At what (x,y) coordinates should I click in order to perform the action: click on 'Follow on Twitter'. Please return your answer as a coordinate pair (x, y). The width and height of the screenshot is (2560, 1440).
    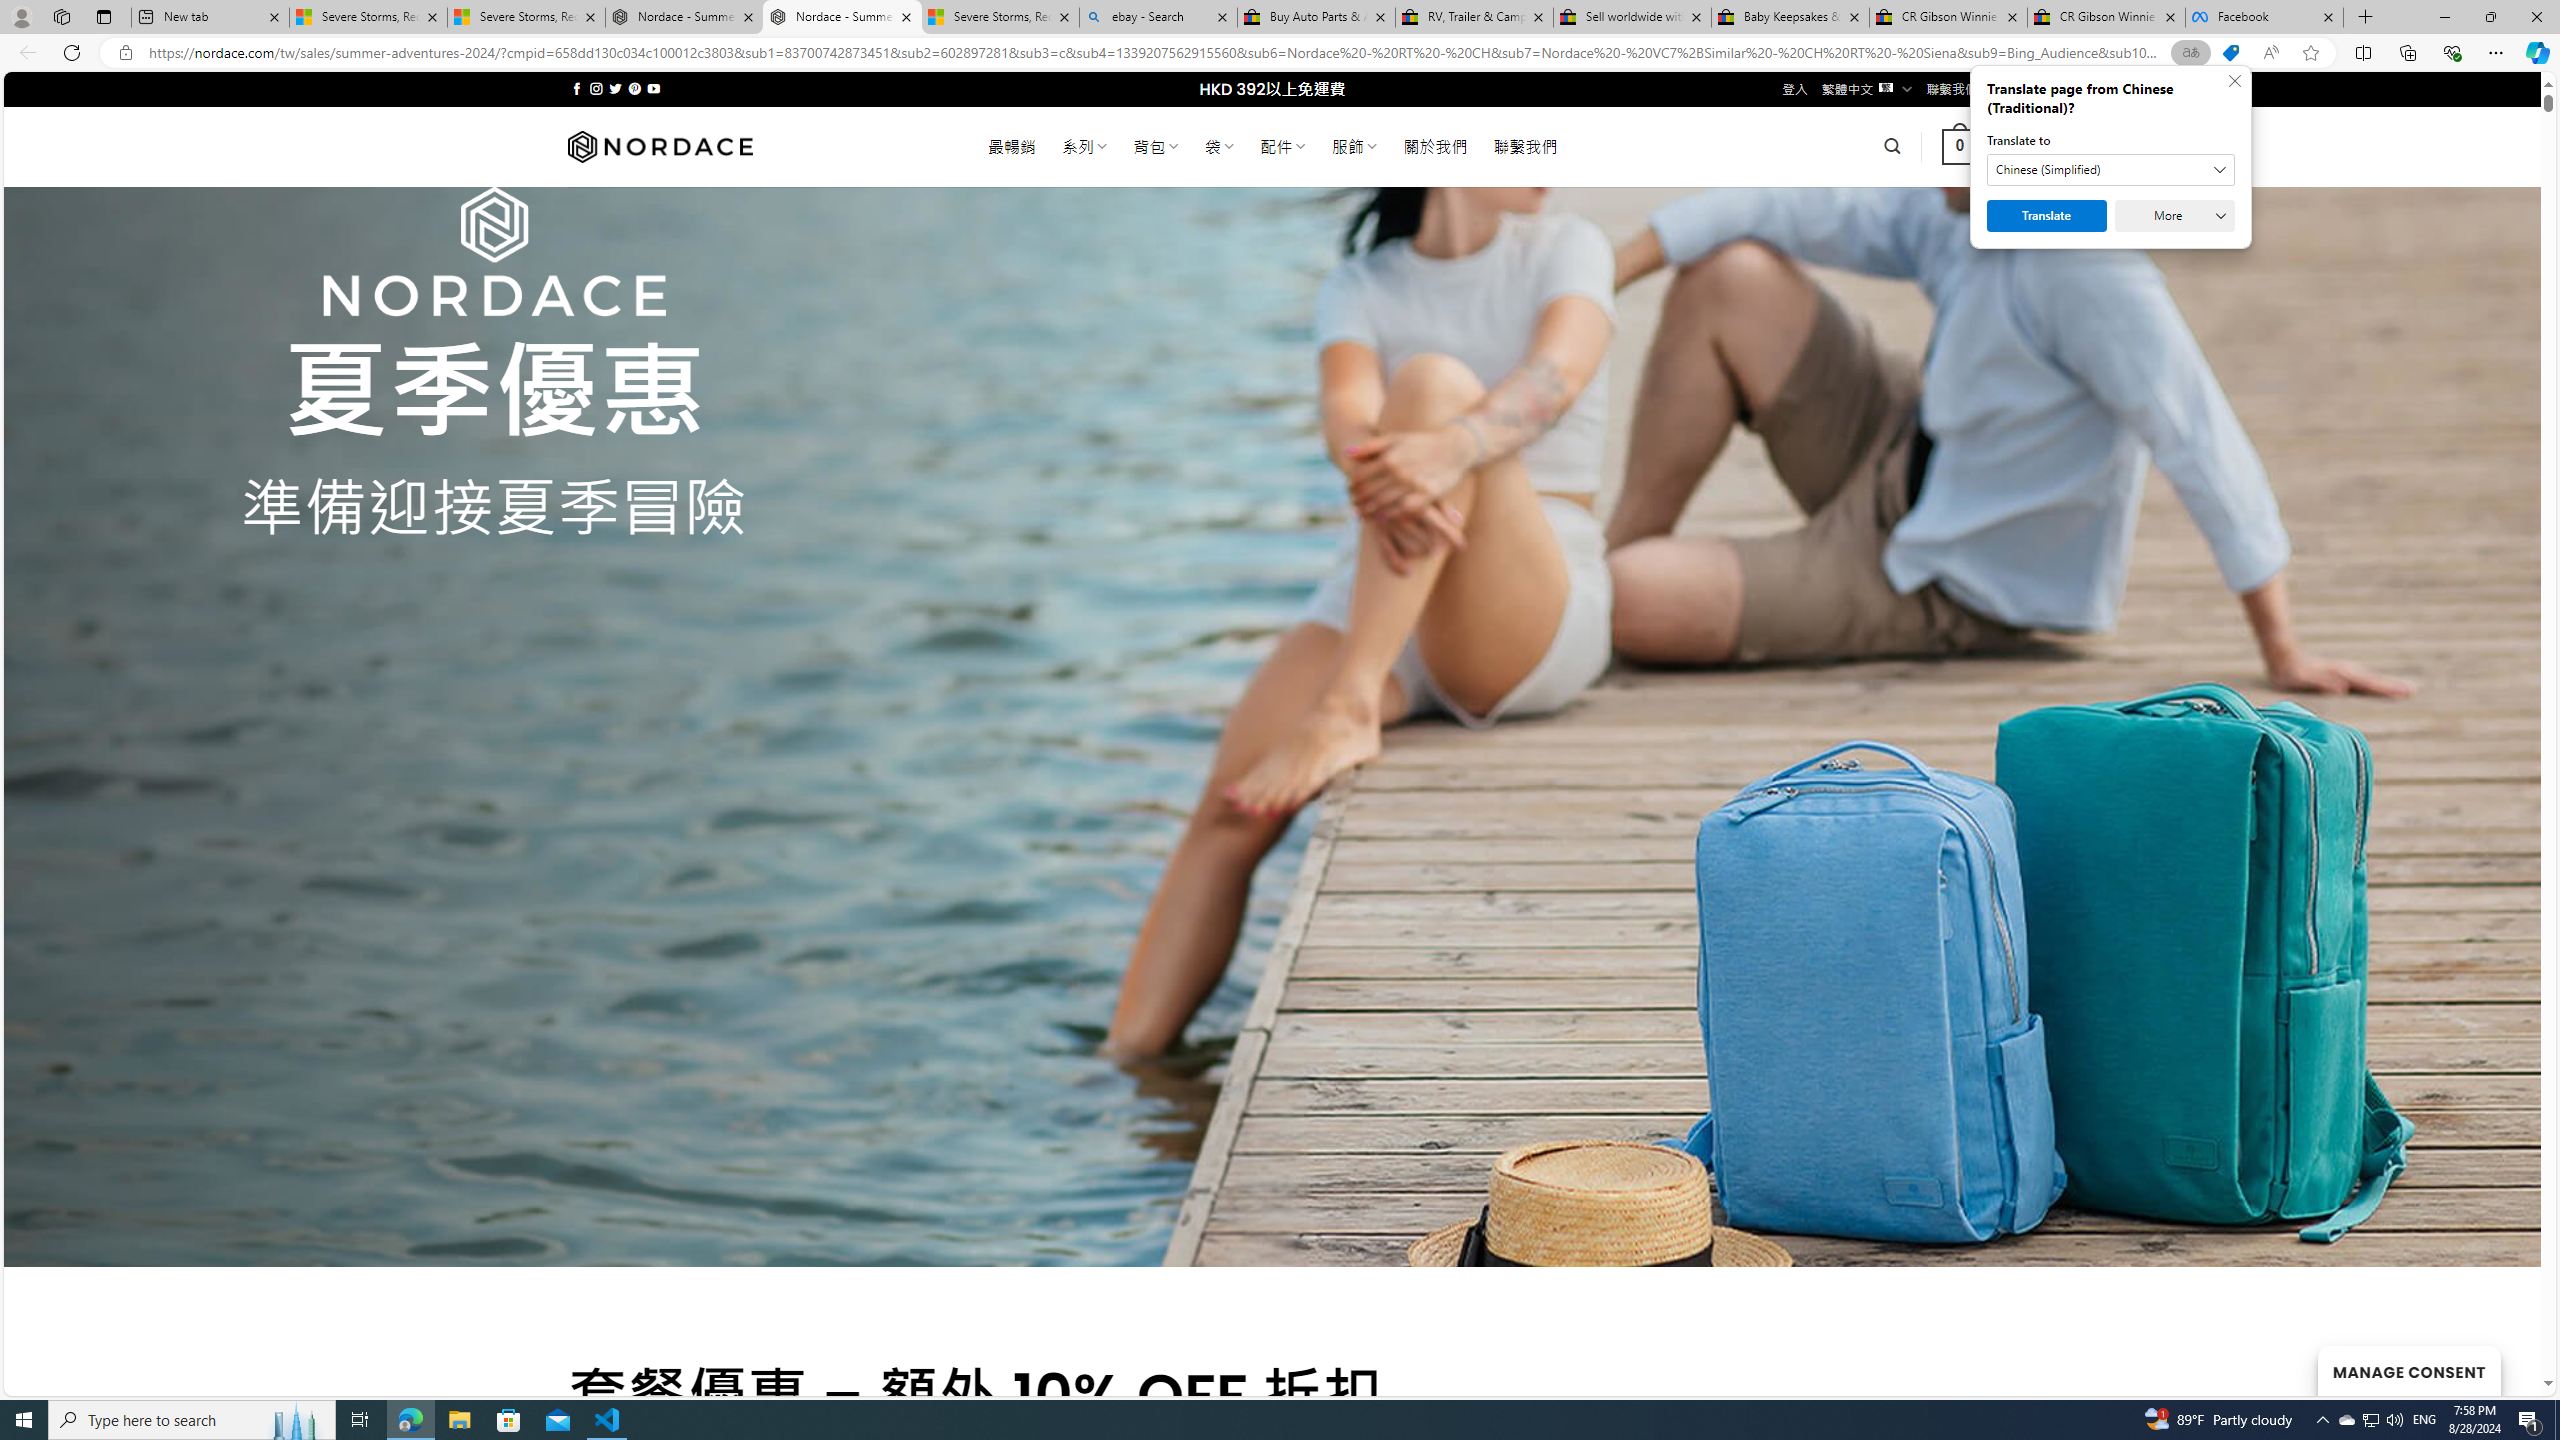
    Looking at the image, I should click on (615, 88).